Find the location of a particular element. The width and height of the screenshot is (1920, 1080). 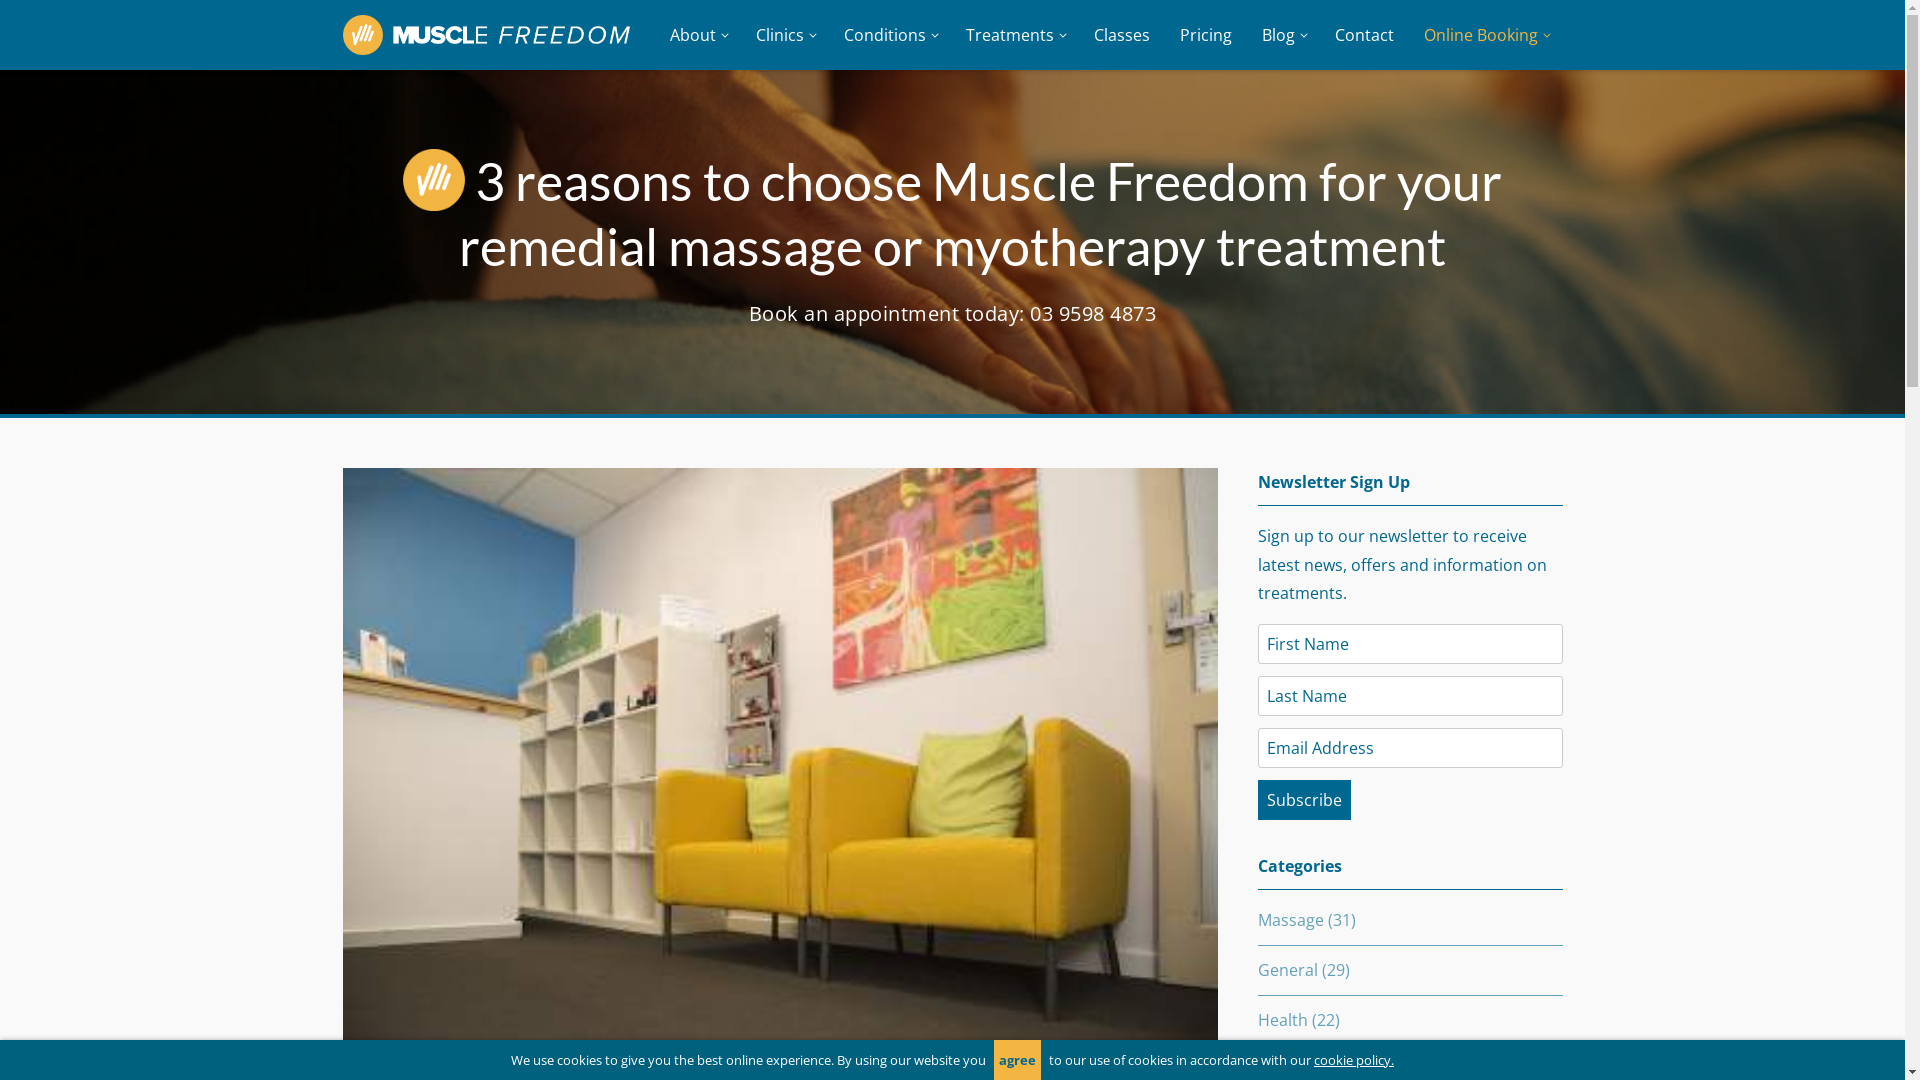

'Health' is located at coordinates (1282, 1019).